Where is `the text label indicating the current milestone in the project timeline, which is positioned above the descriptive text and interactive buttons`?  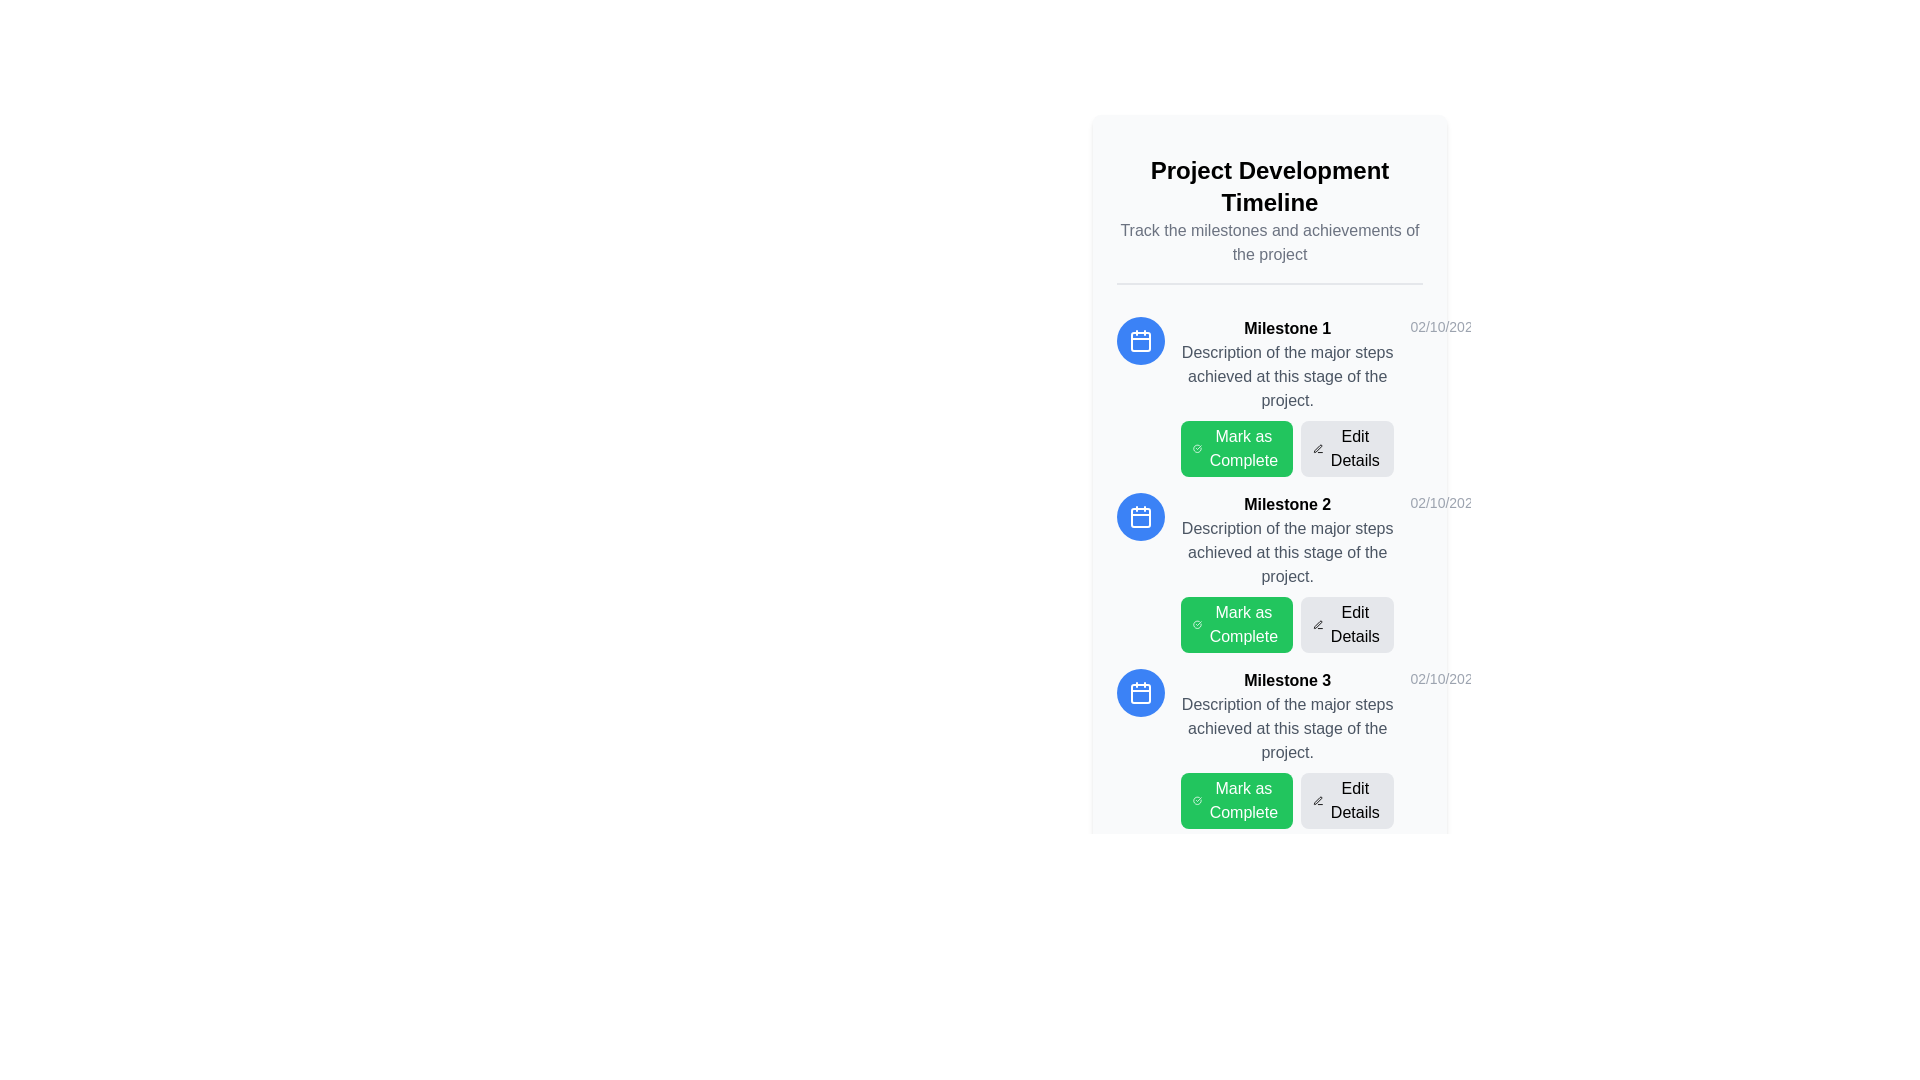 the text label indicating the current milestone in the project timeline, which is positioned above the descriptive text and interactive buttons is located at coordinates (1287, 679).